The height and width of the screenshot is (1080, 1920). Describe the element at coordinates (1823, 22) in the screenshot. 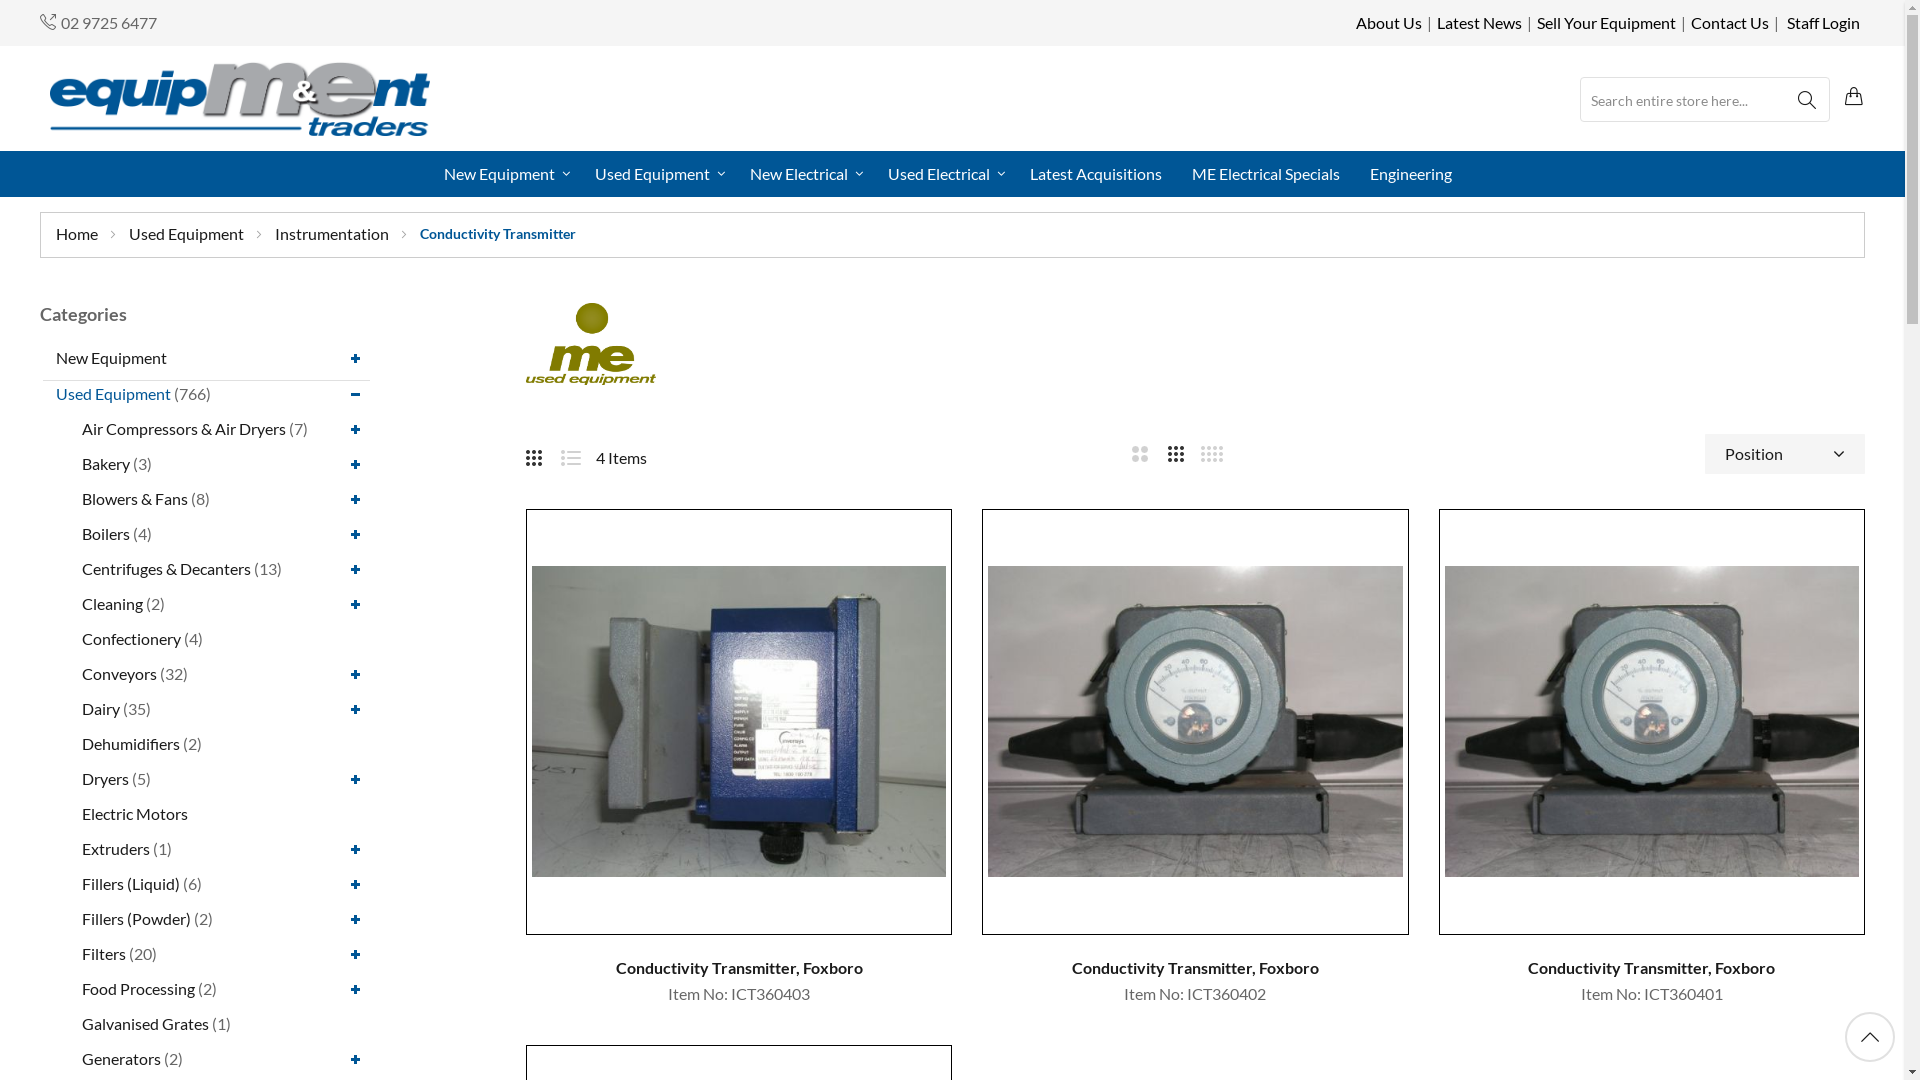

I see `'Staff Login'` at that location.